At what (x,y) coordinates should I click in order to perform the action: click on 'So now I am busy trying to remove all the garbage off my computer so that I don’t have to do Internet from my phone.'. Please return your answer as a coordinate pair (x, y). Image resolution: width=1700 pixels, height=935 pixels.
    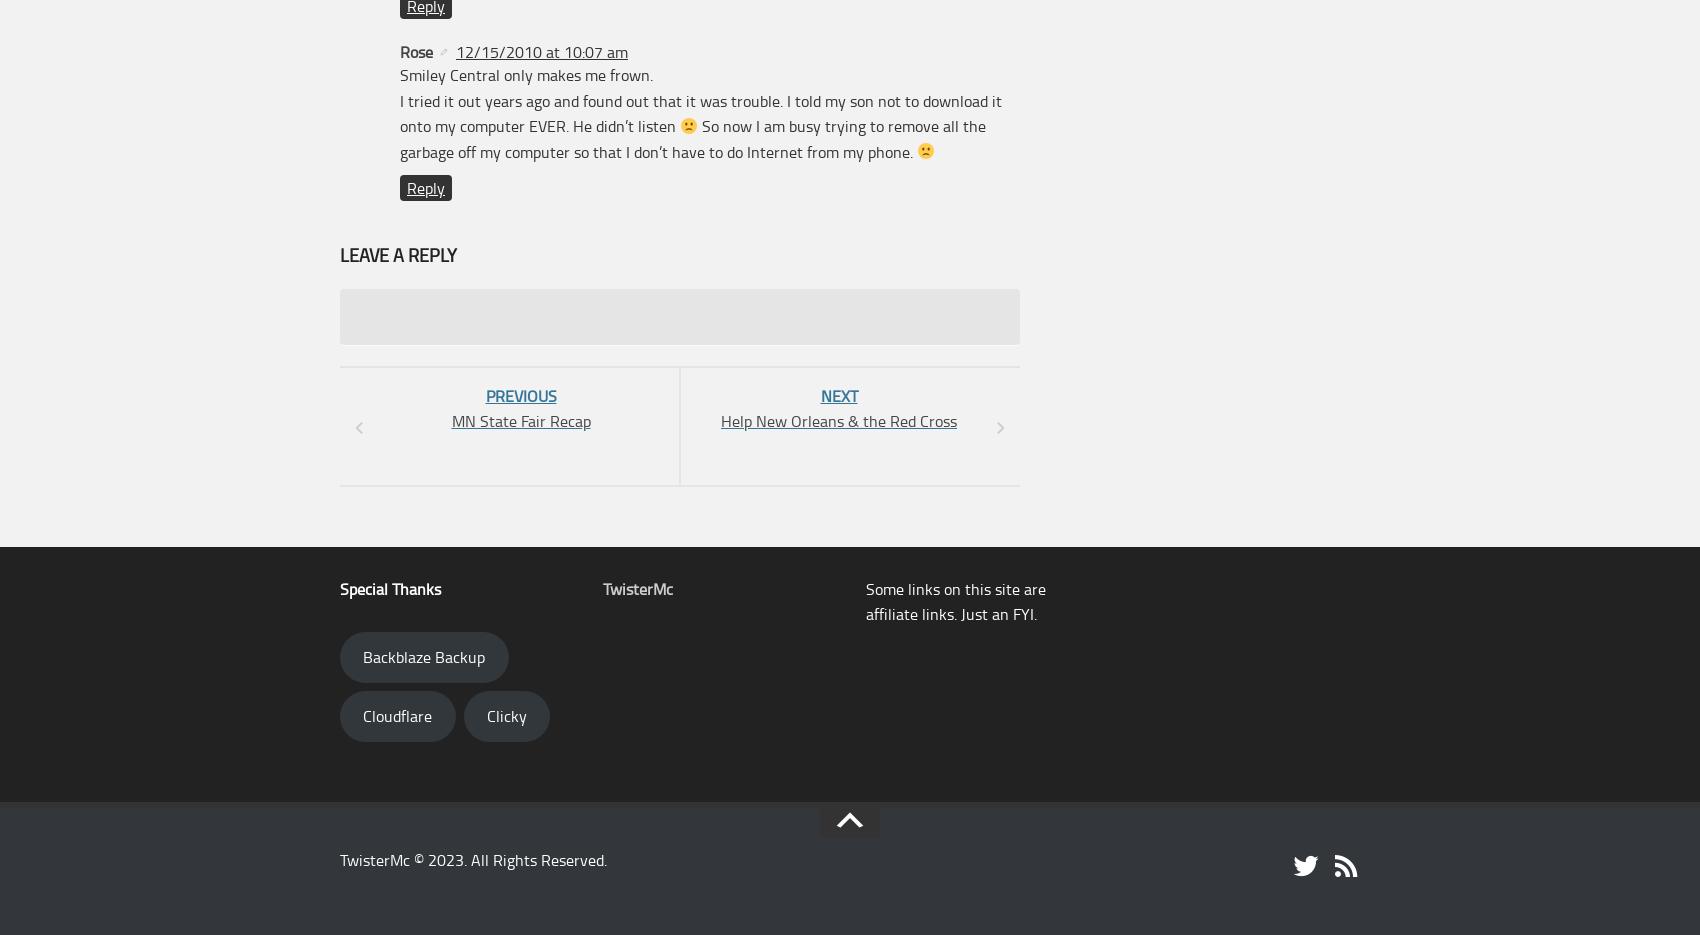
    Looking at the image, I should click on (692, 138).